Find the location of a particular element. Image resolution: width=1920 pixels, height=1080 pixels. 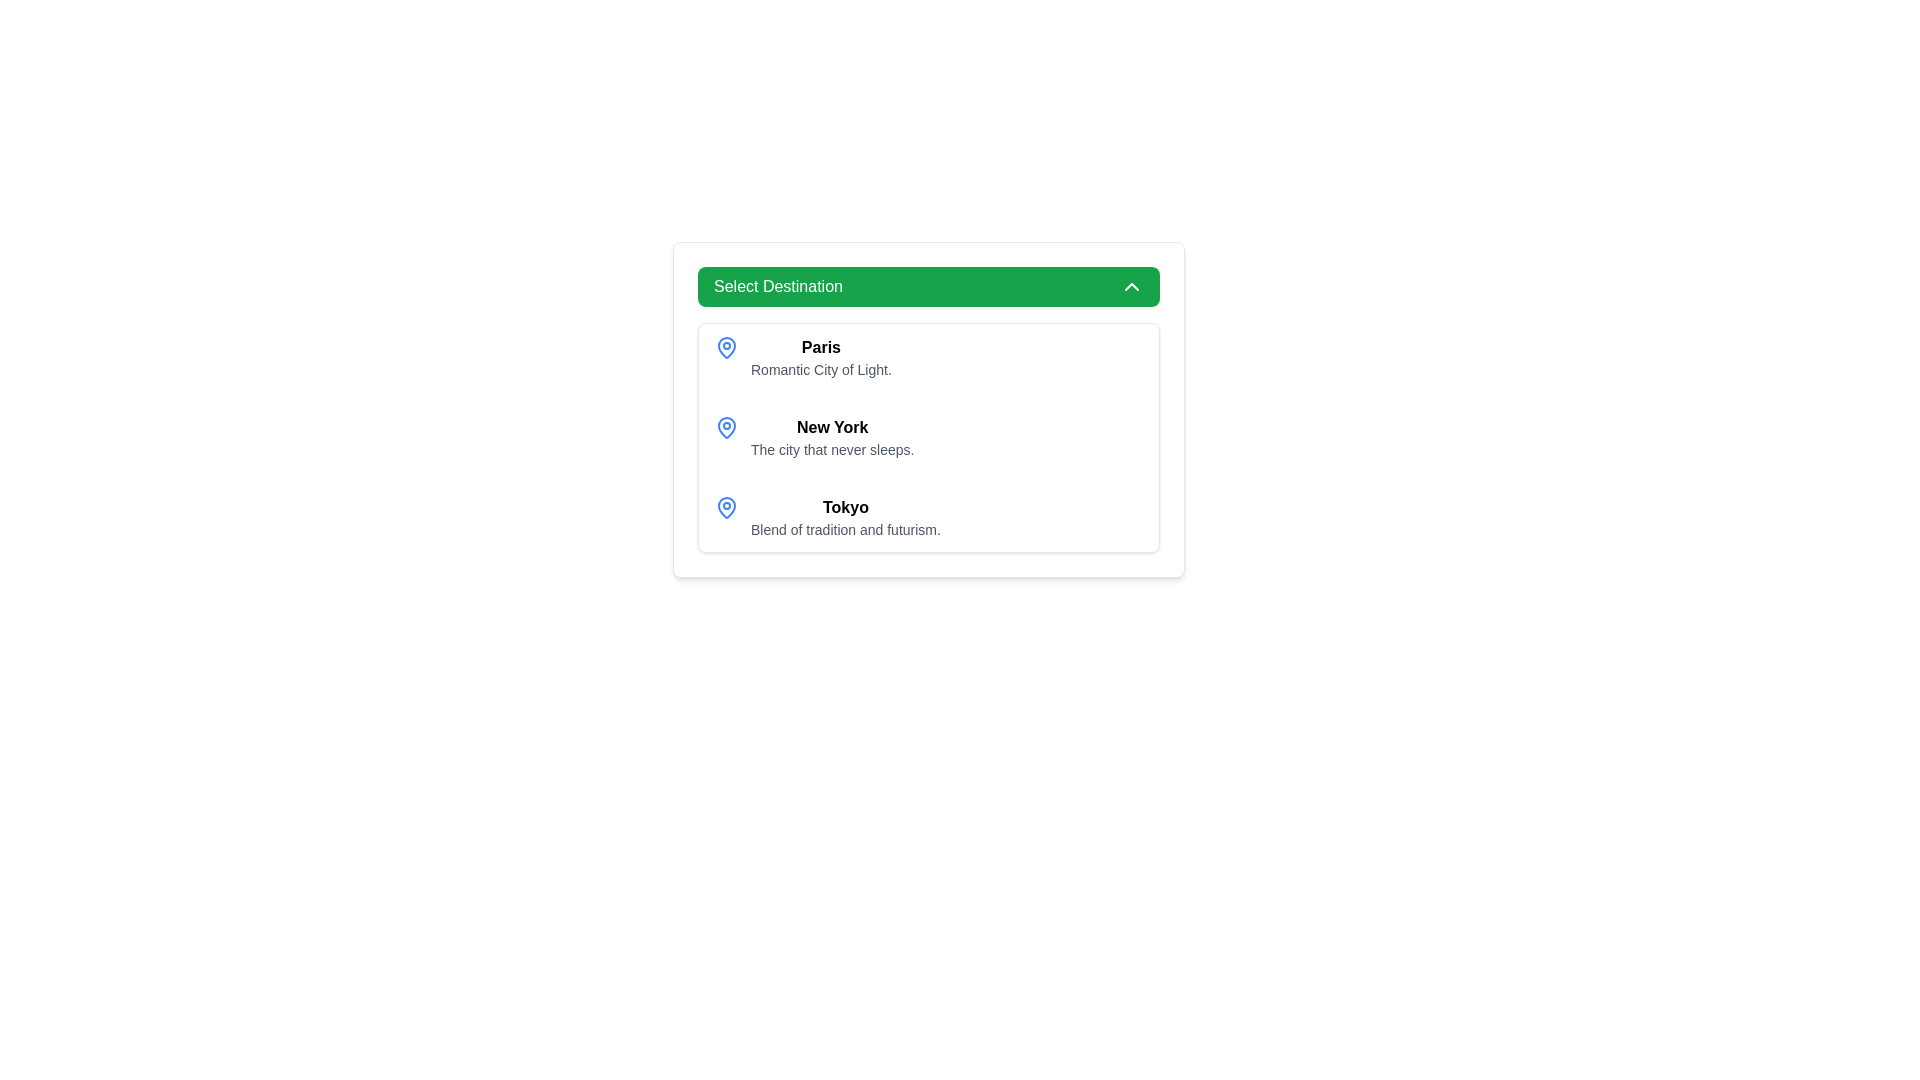

the map pin icon indicating the 'New York' destination, which is located directly to the left of the 'New York' label in the list of destinations is located at coordinates (725, 426).